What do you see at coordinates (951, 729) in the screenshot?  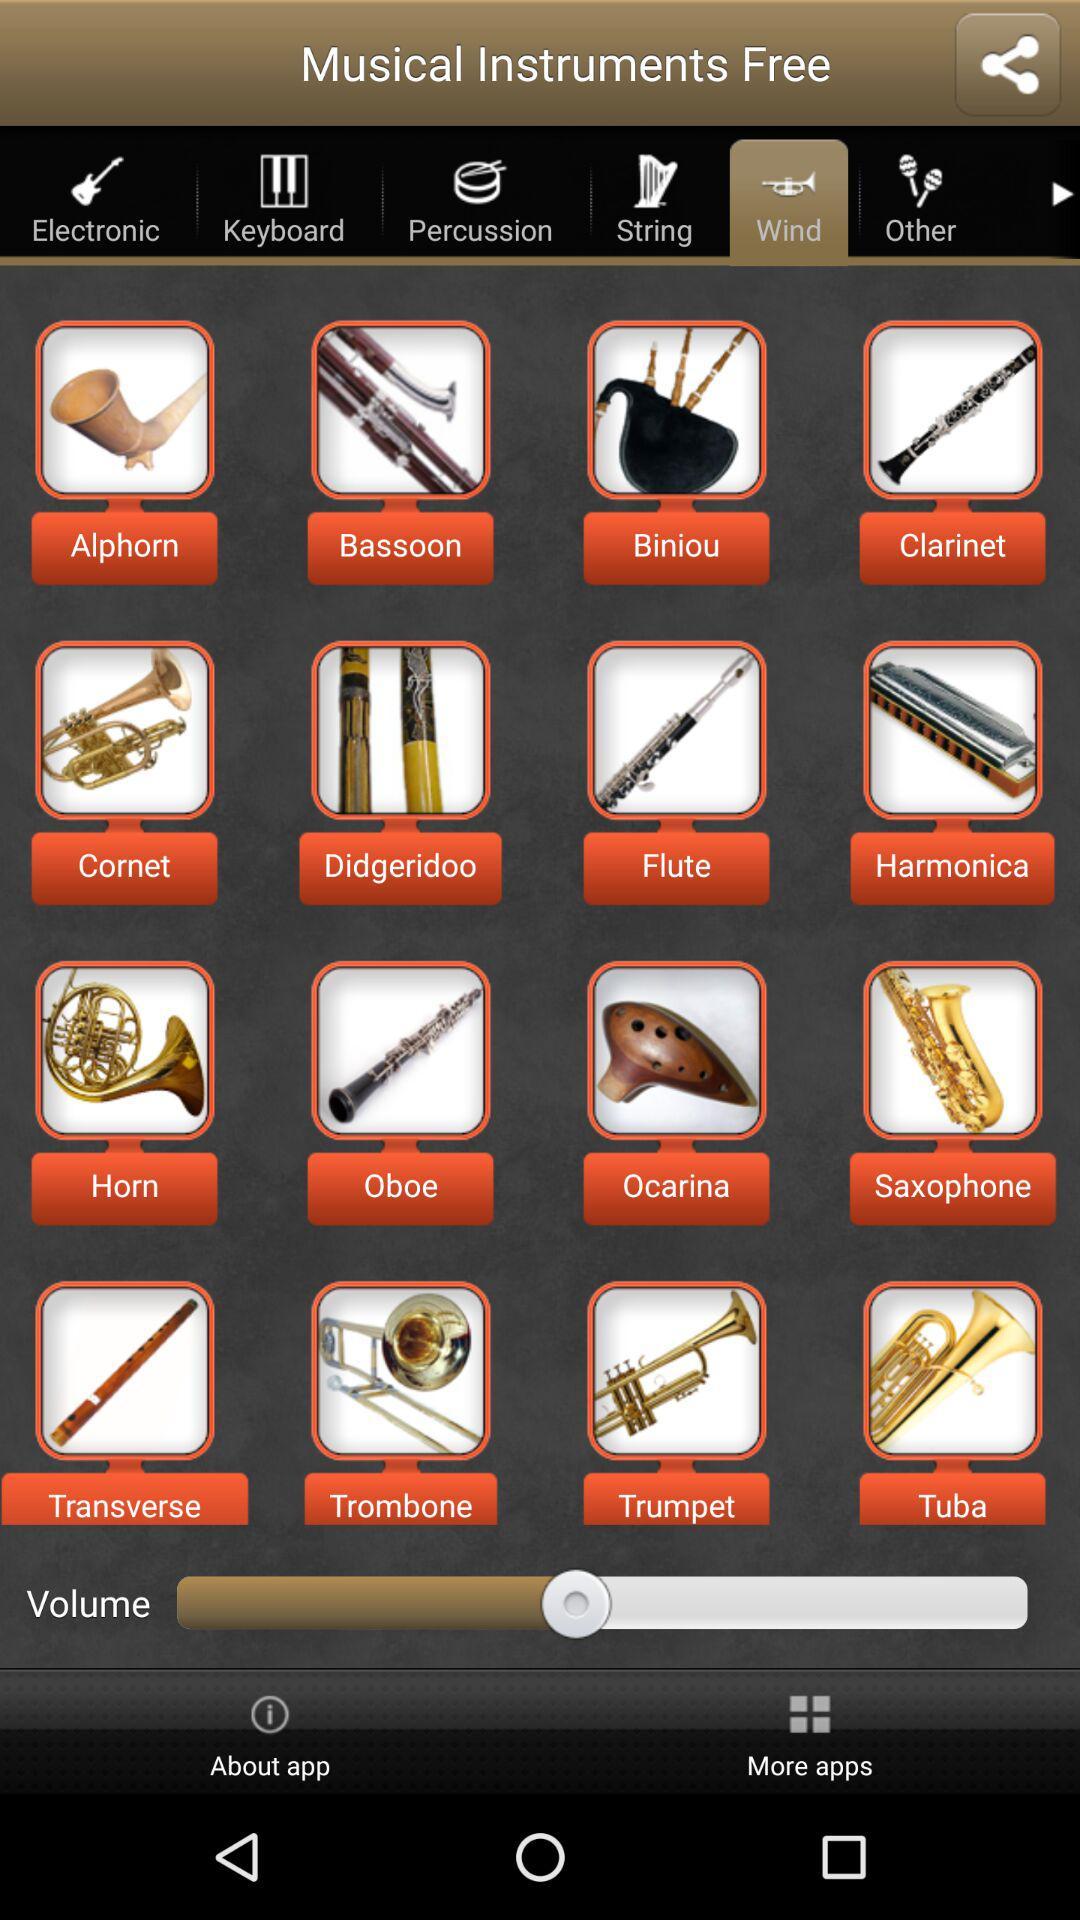 I see `check harmonica details` at bounding box center [951, 729].